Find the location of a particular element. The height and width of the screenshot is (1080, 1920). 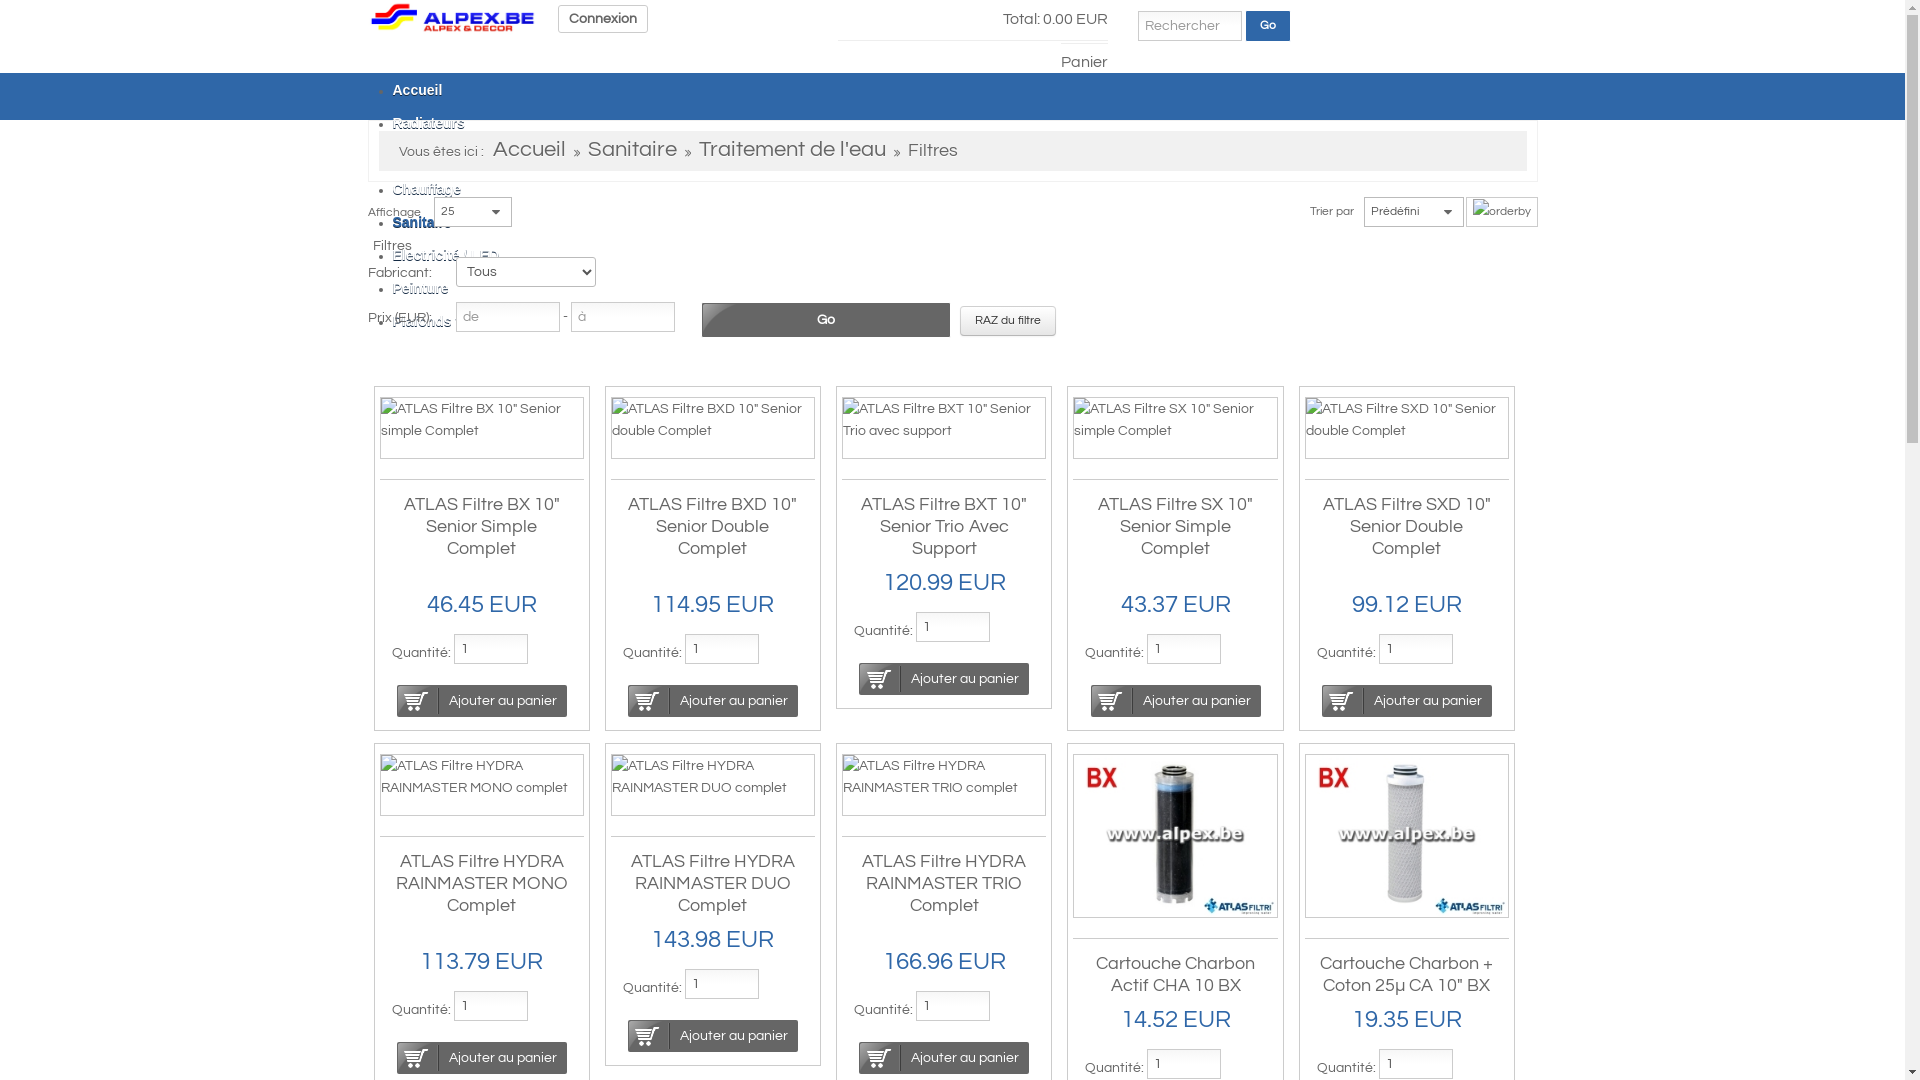

'ATLAS Filtre HYDRA RAINMASTER MONO Complet' is located at coordinates (481, 882).